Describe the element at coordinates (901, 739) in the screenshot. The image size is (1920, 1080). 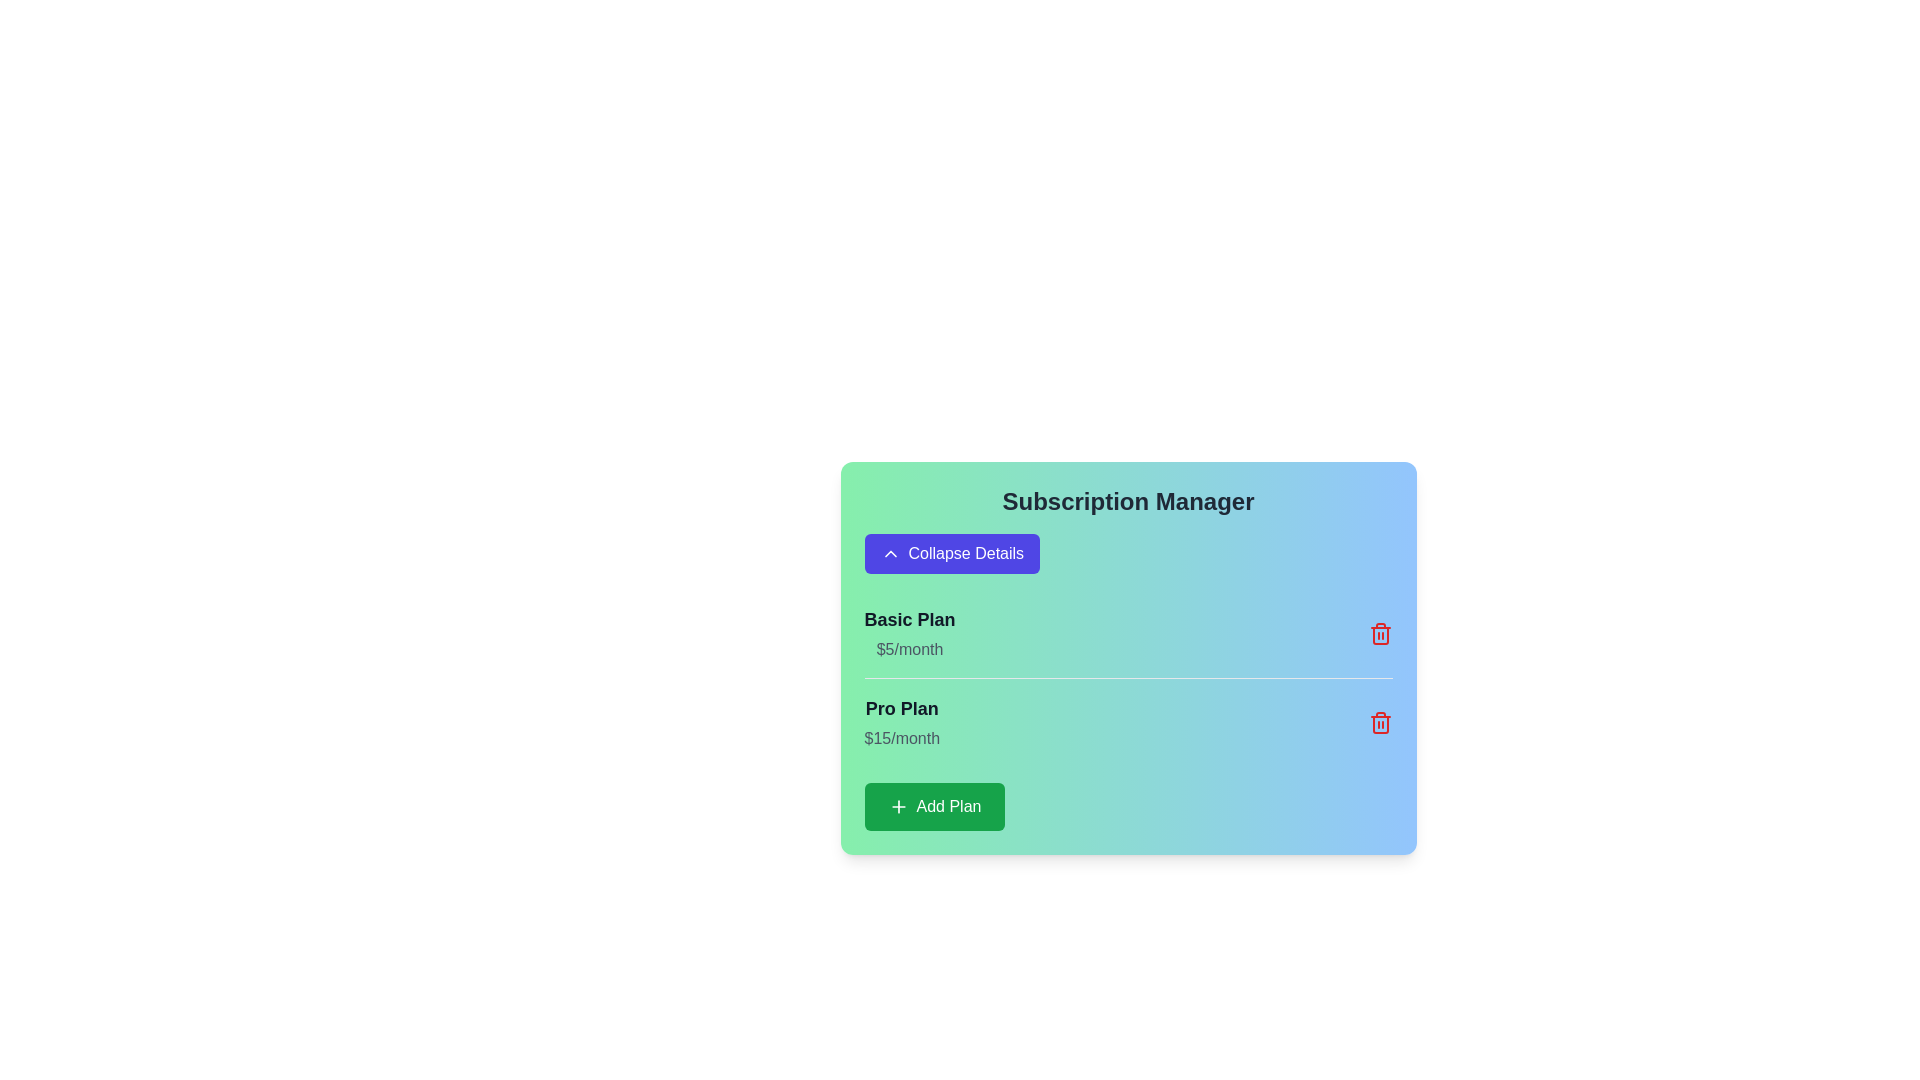
I see `the descriptive label indicating the cost associated with the 'Pro Plan' subscription tier, located below the 'Pro Plan' text in the 'Subscription Manager' layout` at that location.